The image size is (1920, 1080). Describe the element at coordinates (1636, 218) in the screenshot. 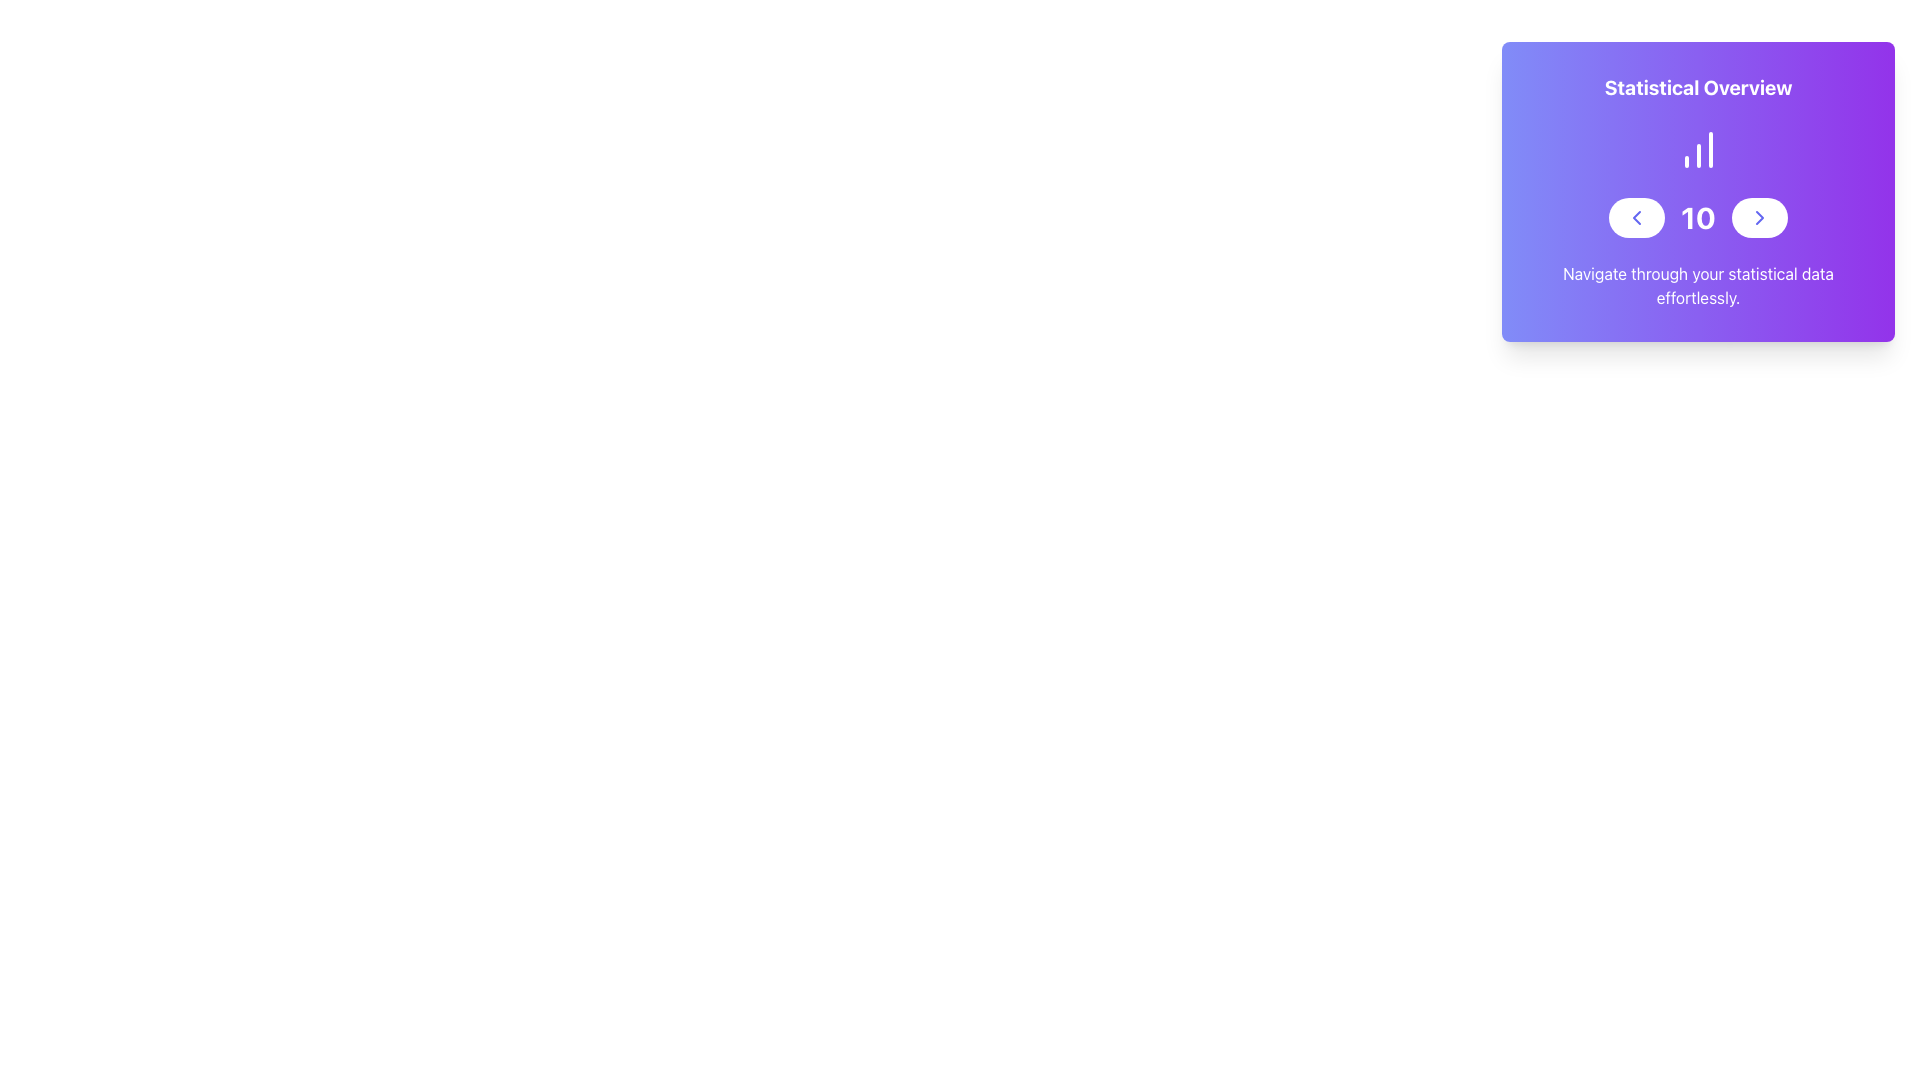

I see `the leftward-pointing chevron arrow icon within the navigation button on the left side of the 'Statistical Overview' card` at that location.